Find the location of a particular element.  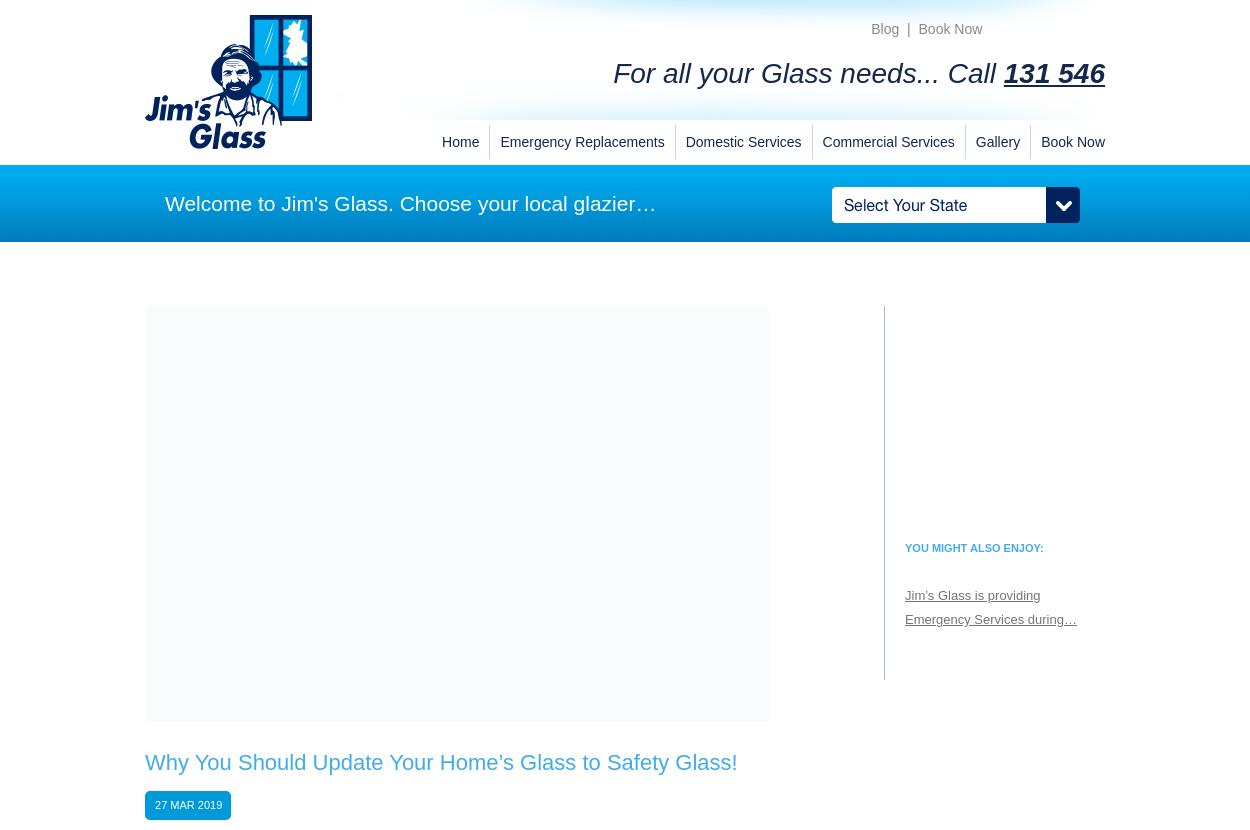

'|' is located at coordinates (908, 28).